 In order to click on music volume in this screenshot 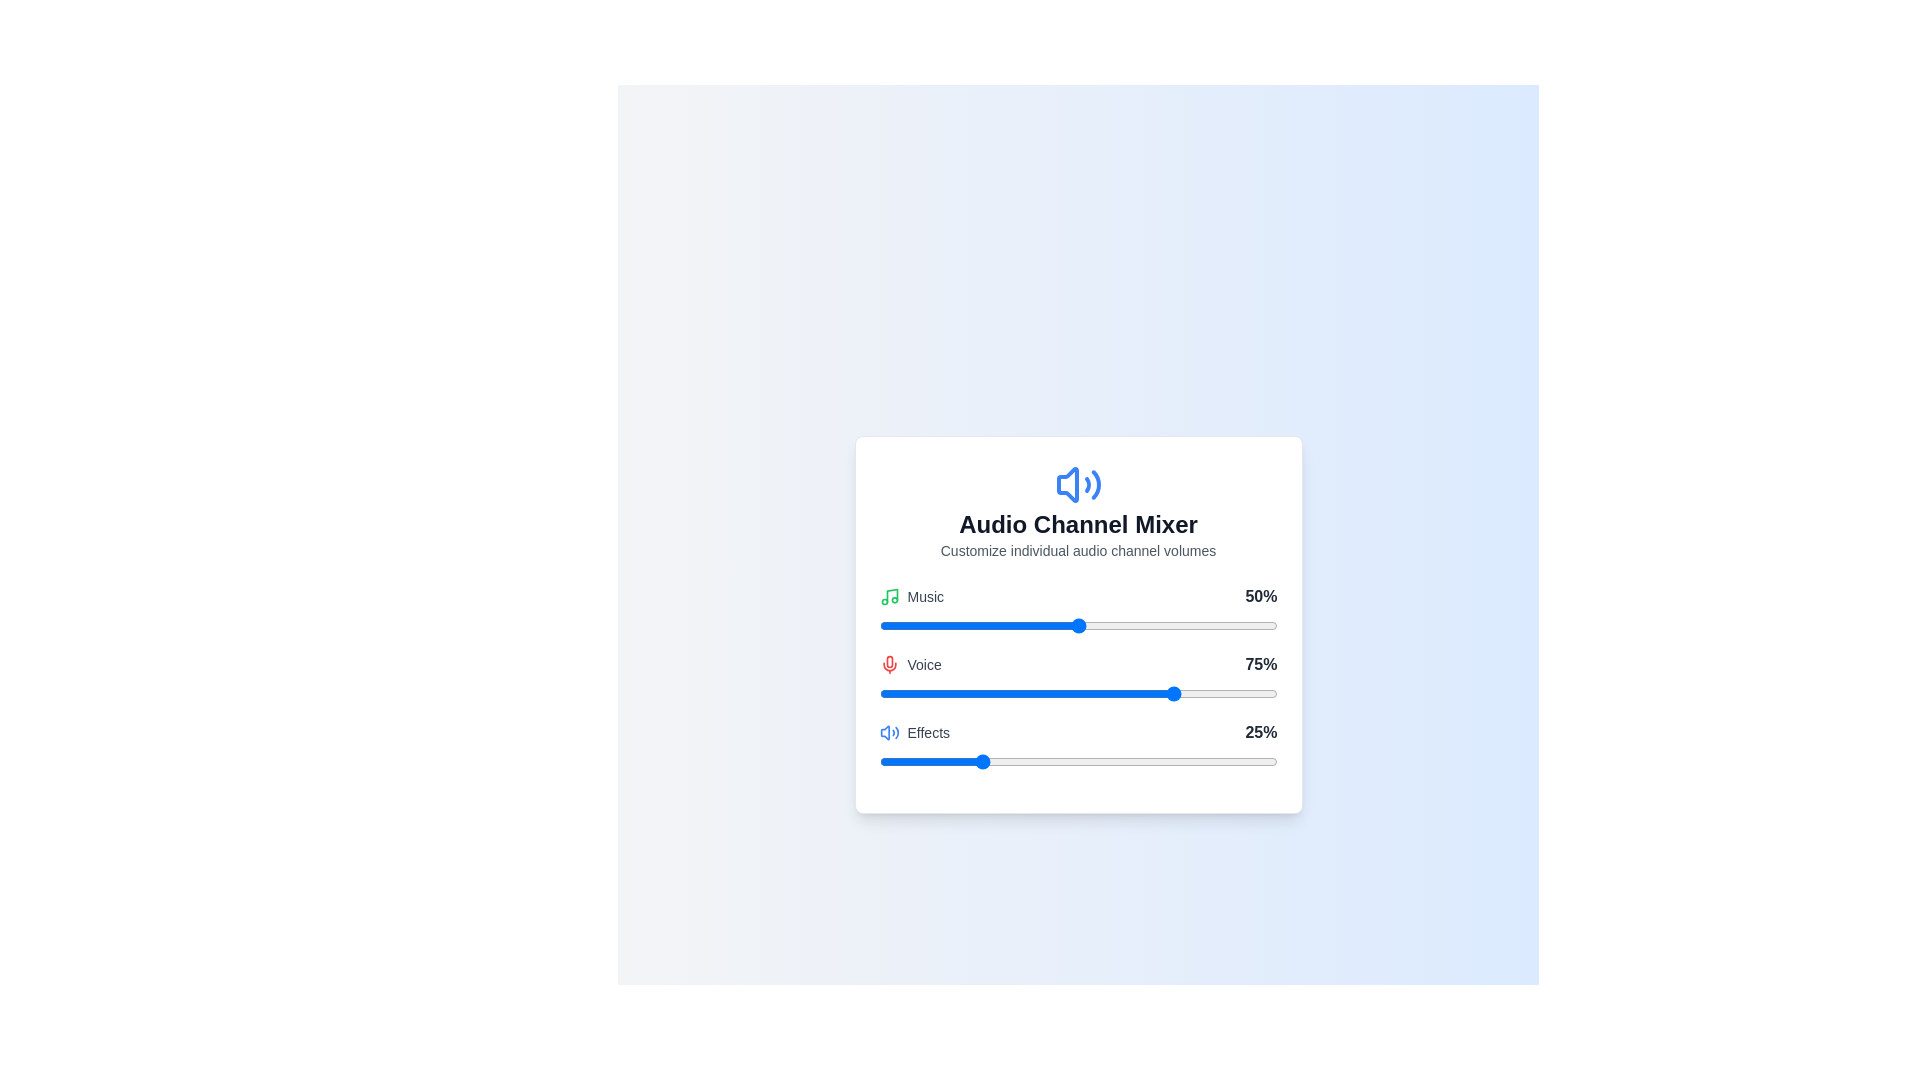, I will do `click(1197, 624)`.